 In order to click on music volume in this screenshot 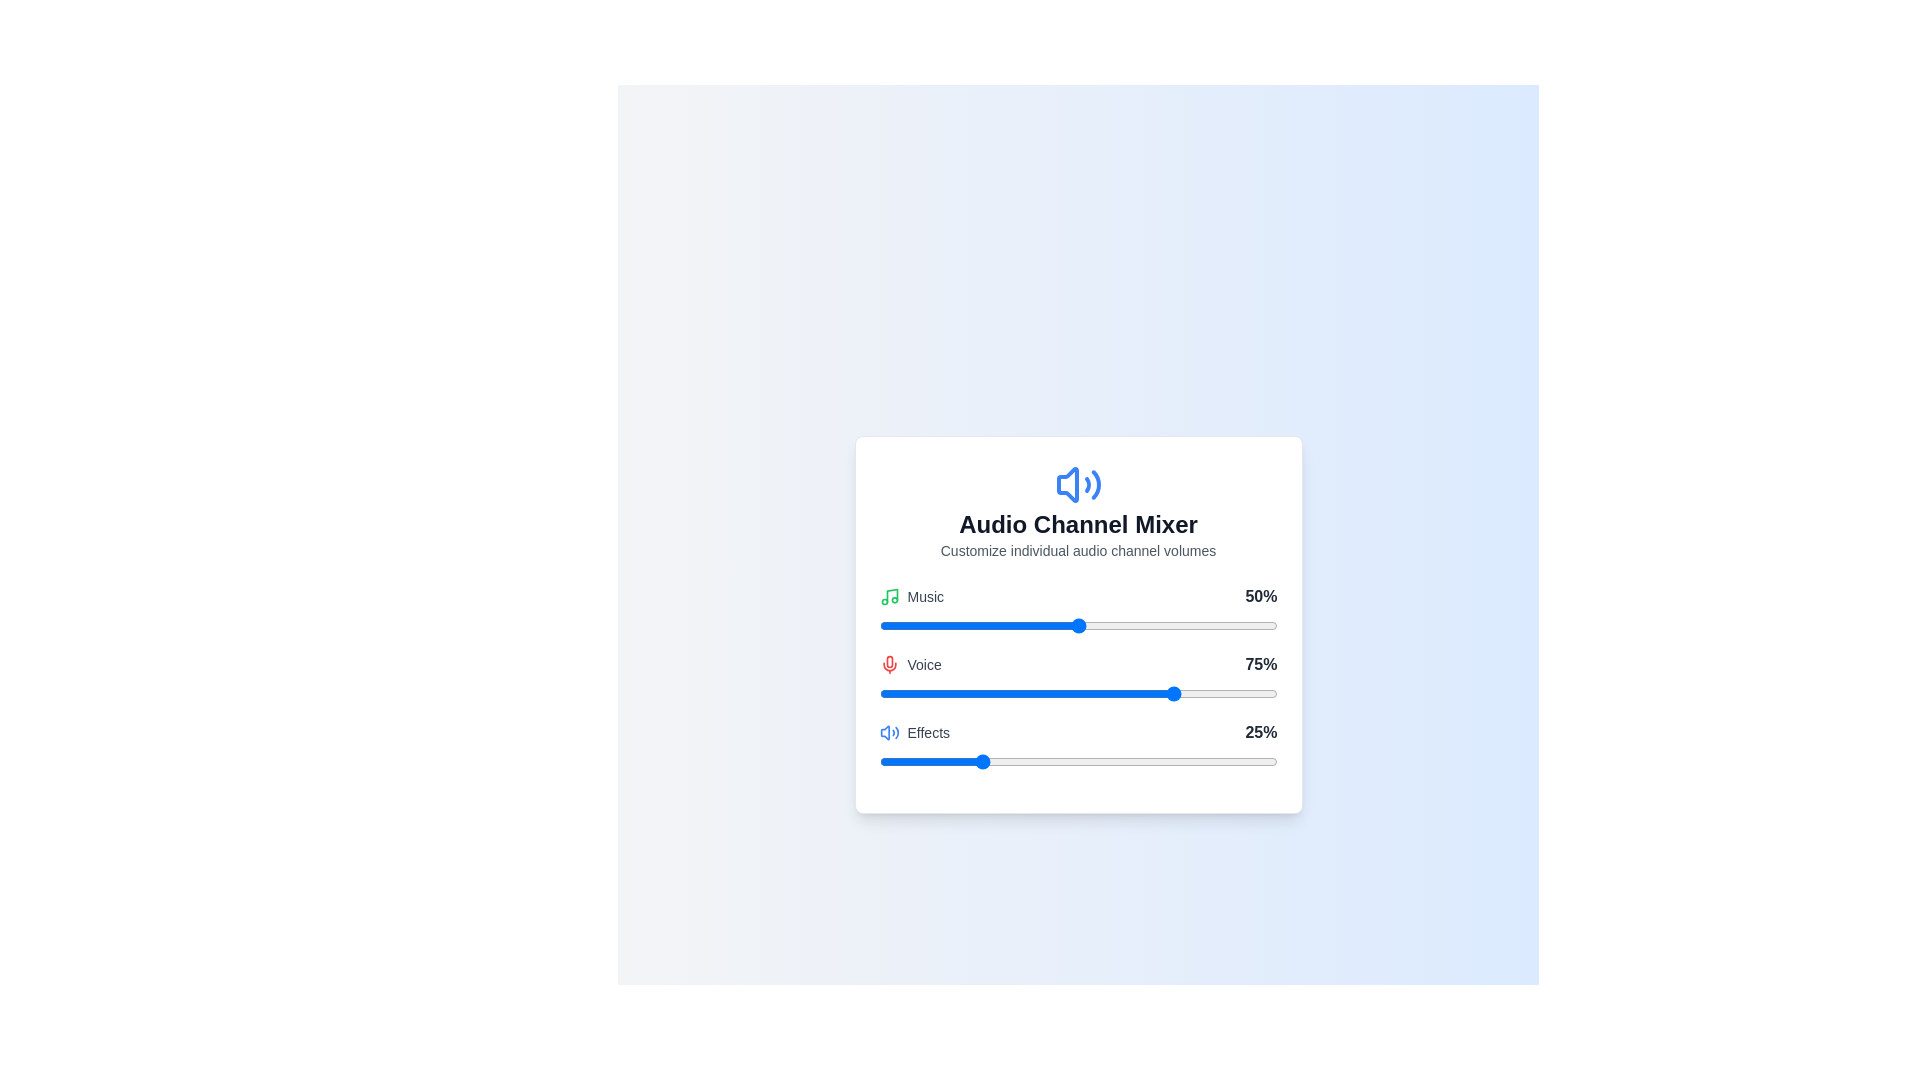, I will do `click(1197, 624)`.